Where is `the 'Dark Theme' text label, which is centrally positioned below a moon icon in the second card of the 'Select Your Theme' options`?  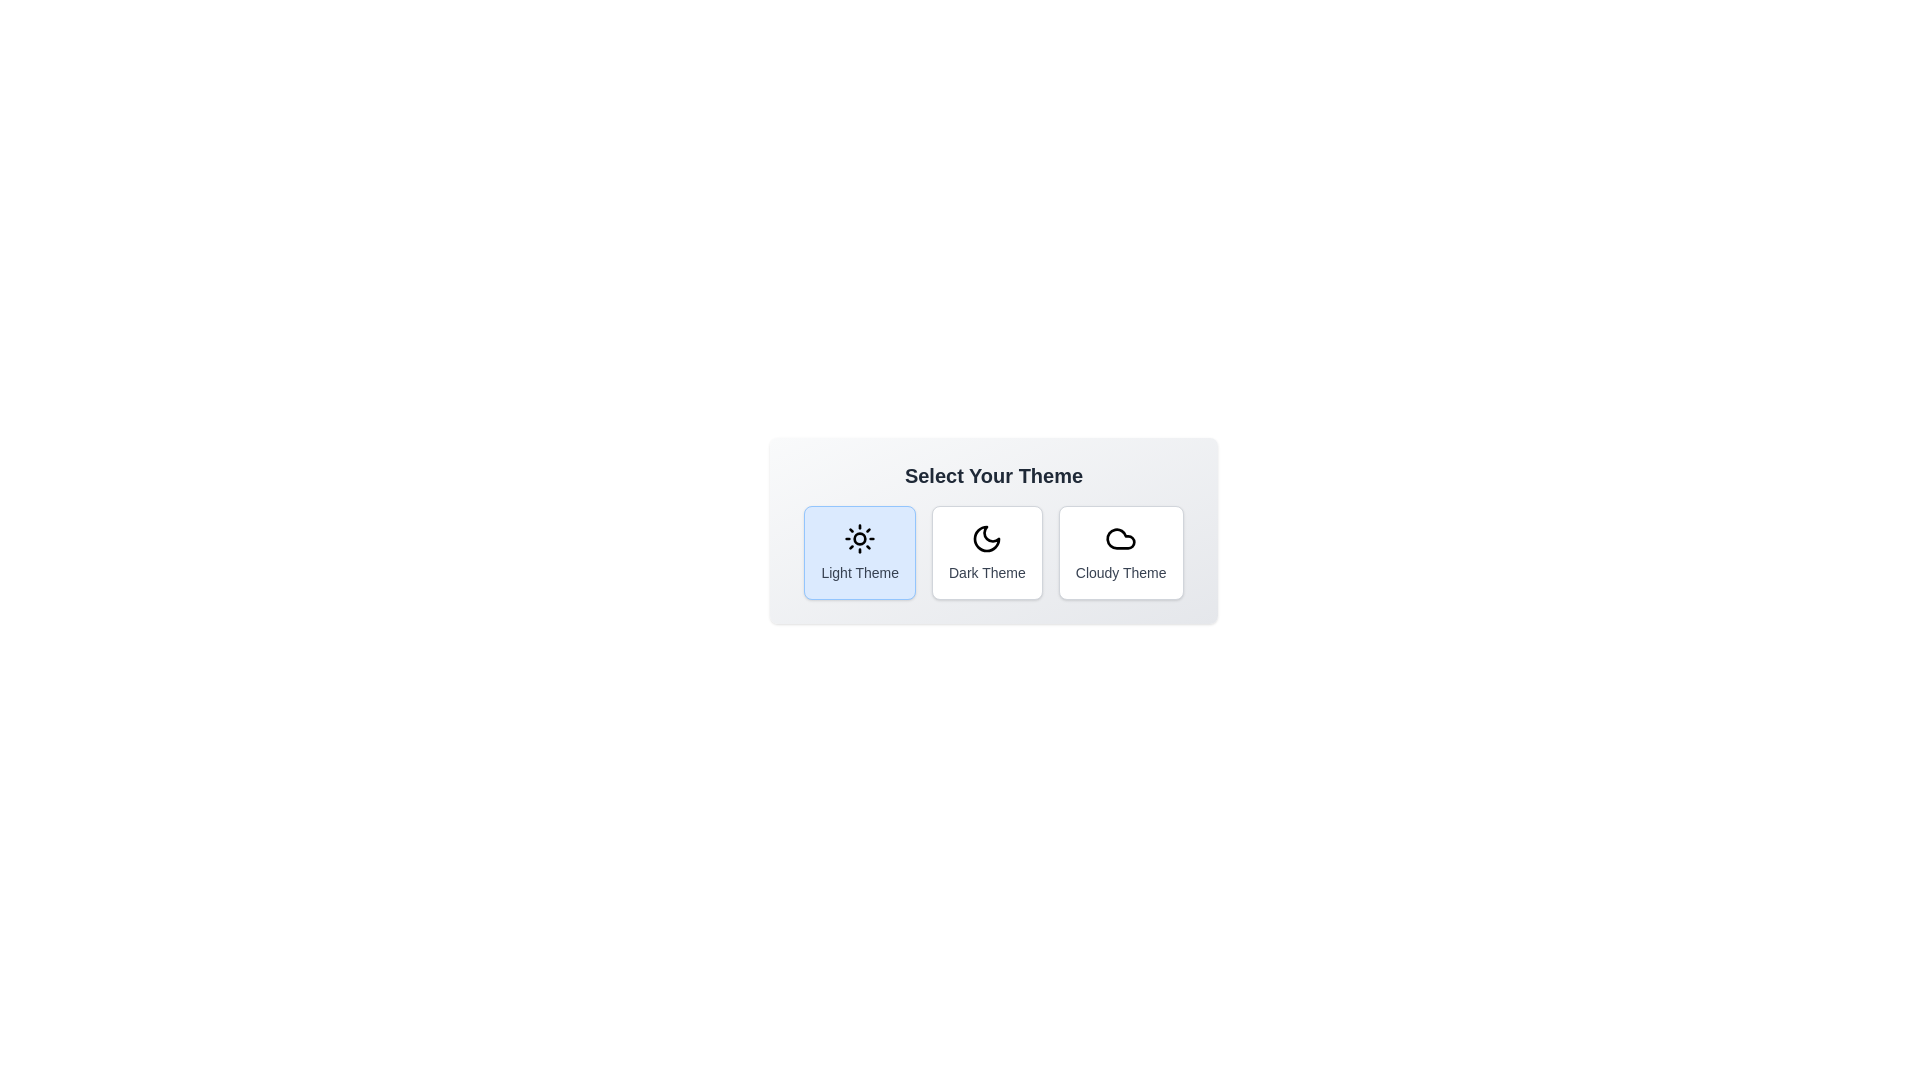
the 'Dark Theme' text label, which is centrally positioned below a moon icon in the second card of the 'Select Your Theme' options is located at coordinates (987, 573).